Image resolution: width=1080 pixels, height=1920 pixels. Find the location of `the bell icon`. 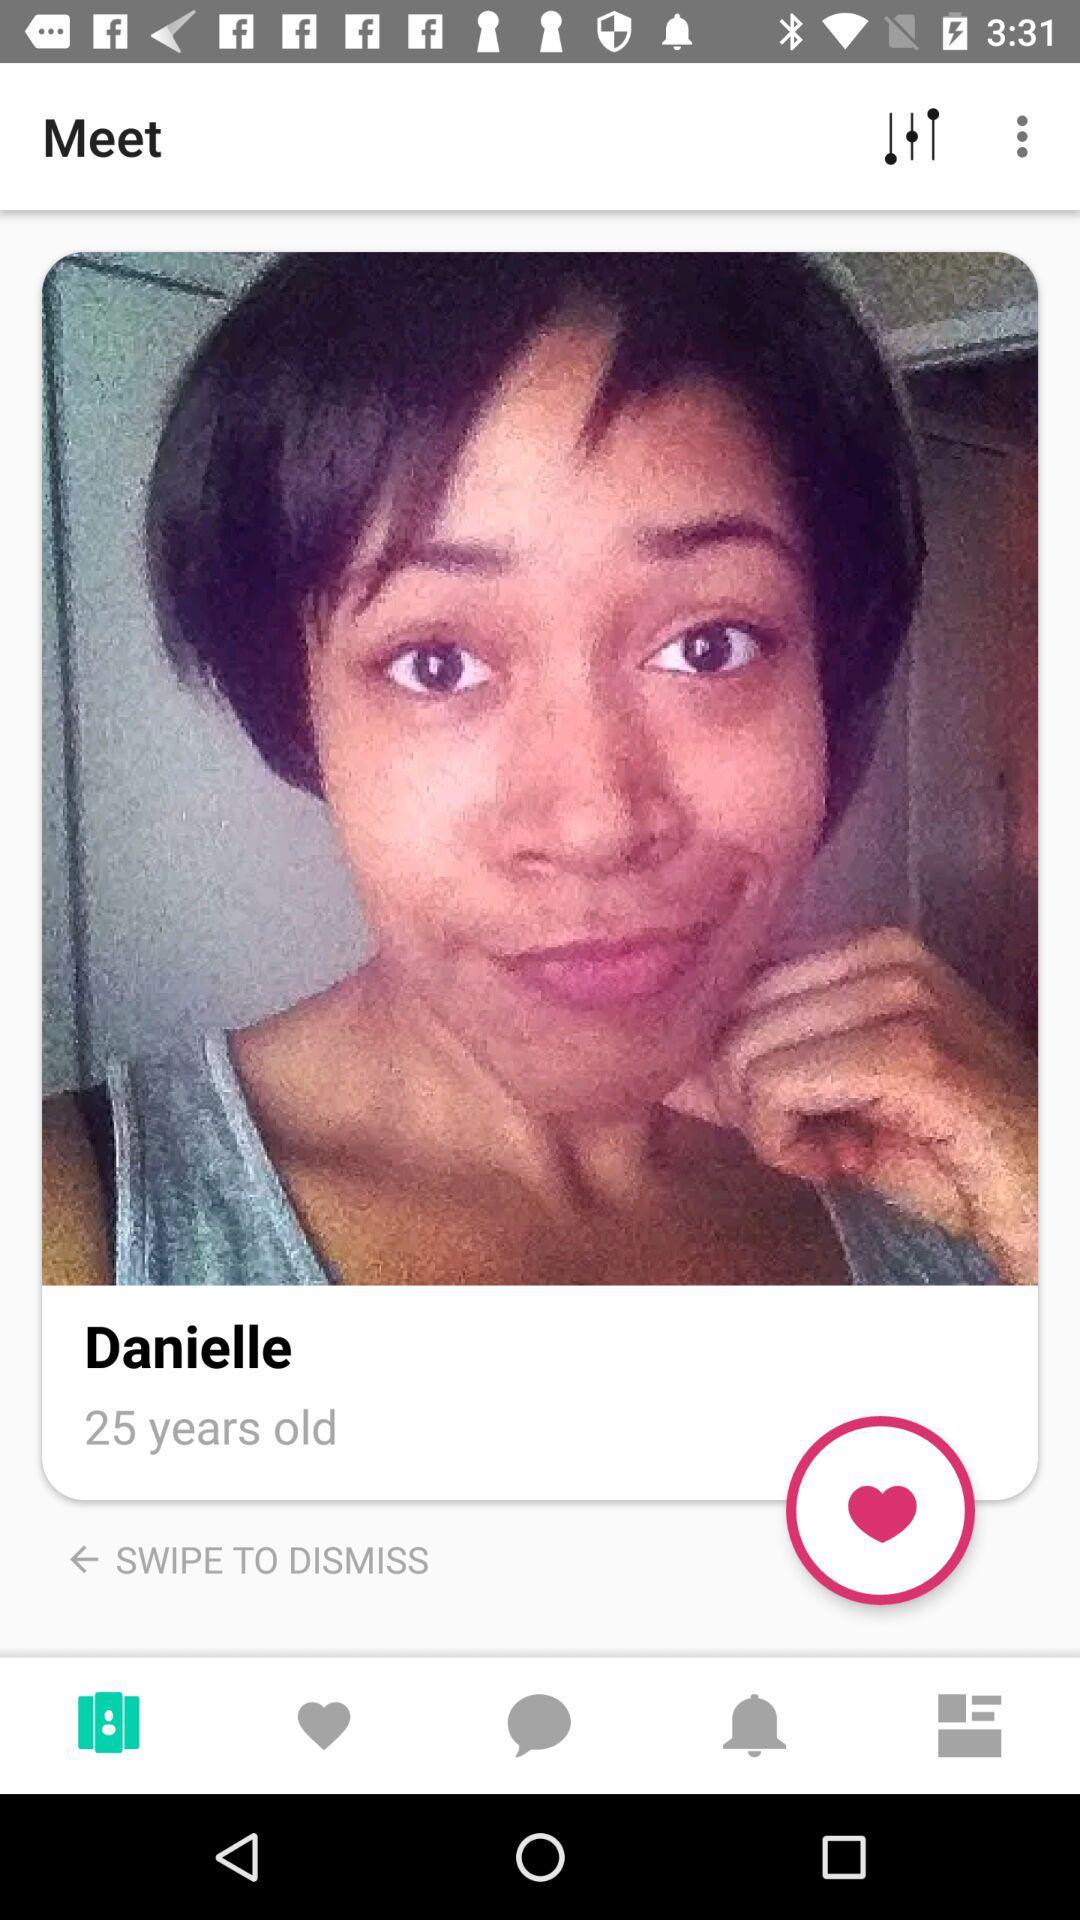

the bell icon is located at coordinates (754, 1713).